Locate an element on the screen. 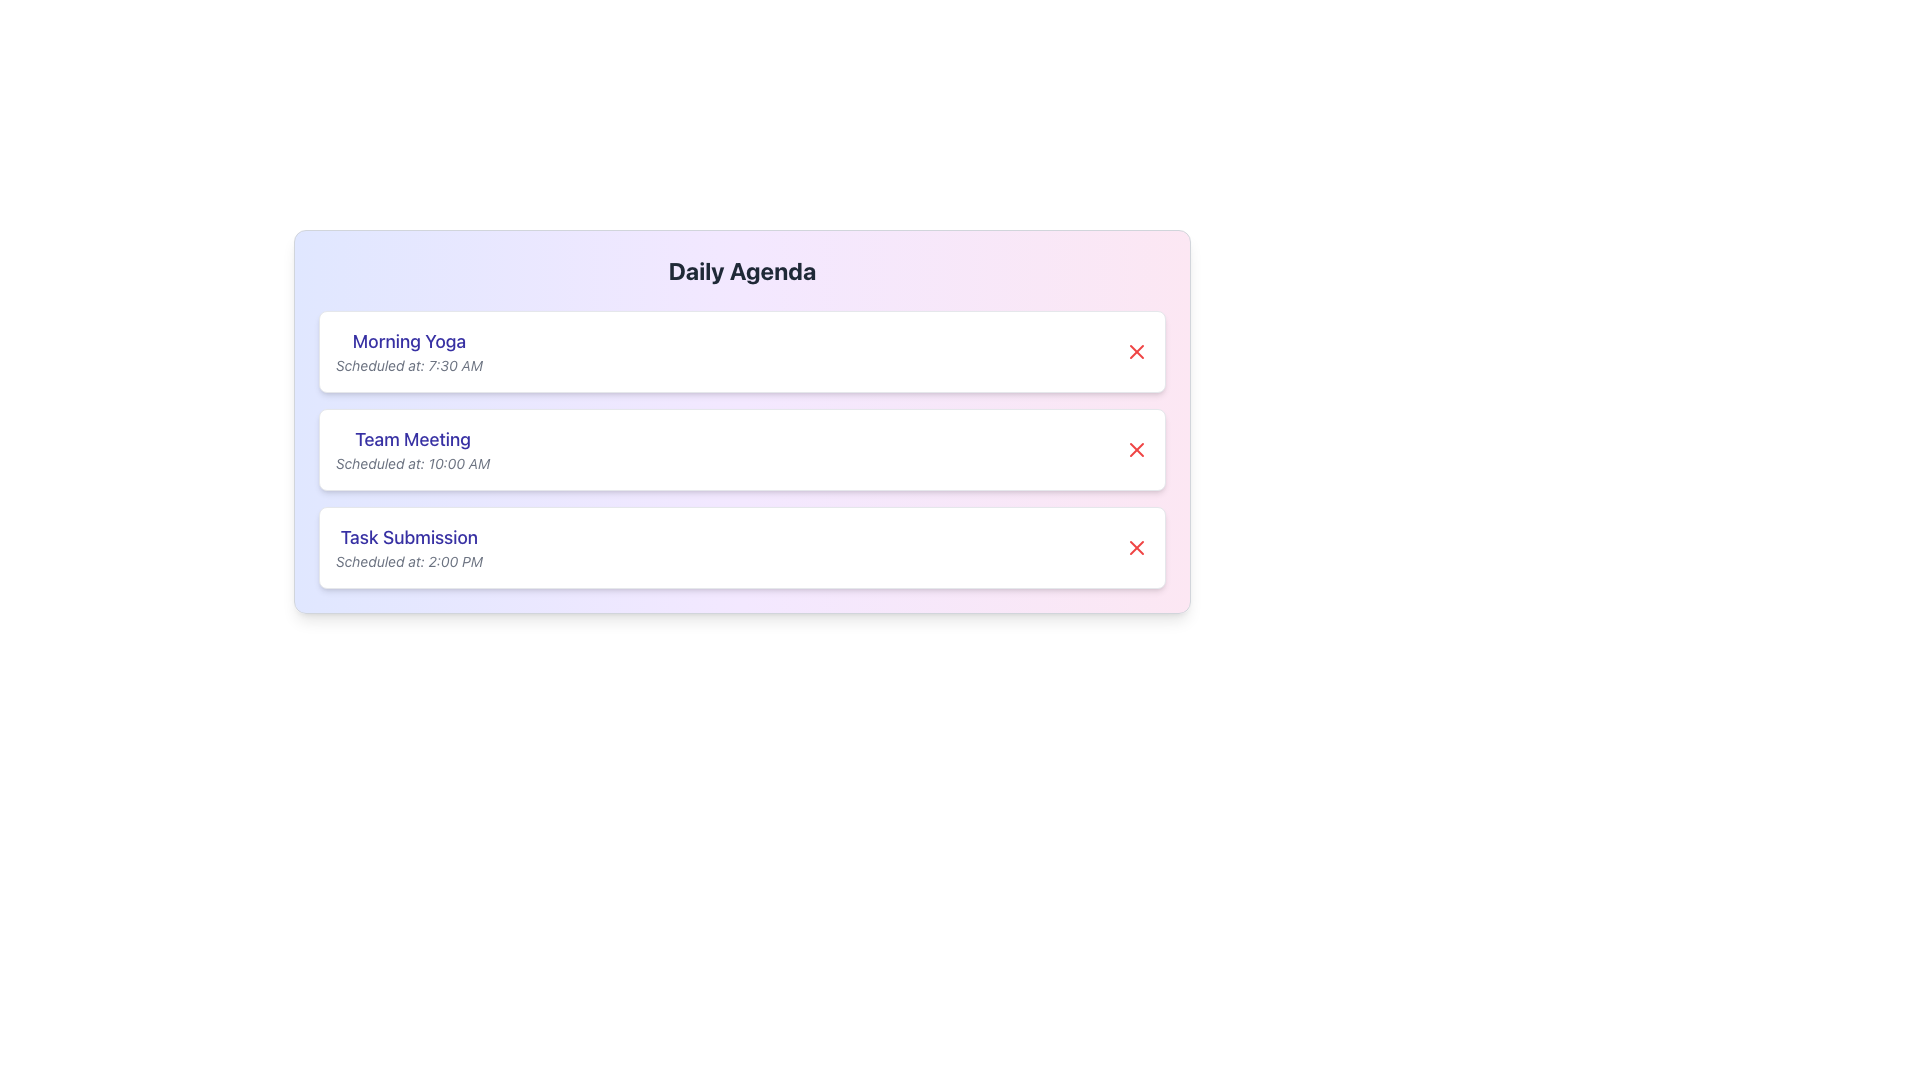 The height and width of the screenshot is (1080, 1920). the text label displaying the scheduled time for the 'Team Meeting', which is positioned below the 'Team Meeting' text and above the 'Task Submission' entry in the agenda list is located at coordinates (412, 463).